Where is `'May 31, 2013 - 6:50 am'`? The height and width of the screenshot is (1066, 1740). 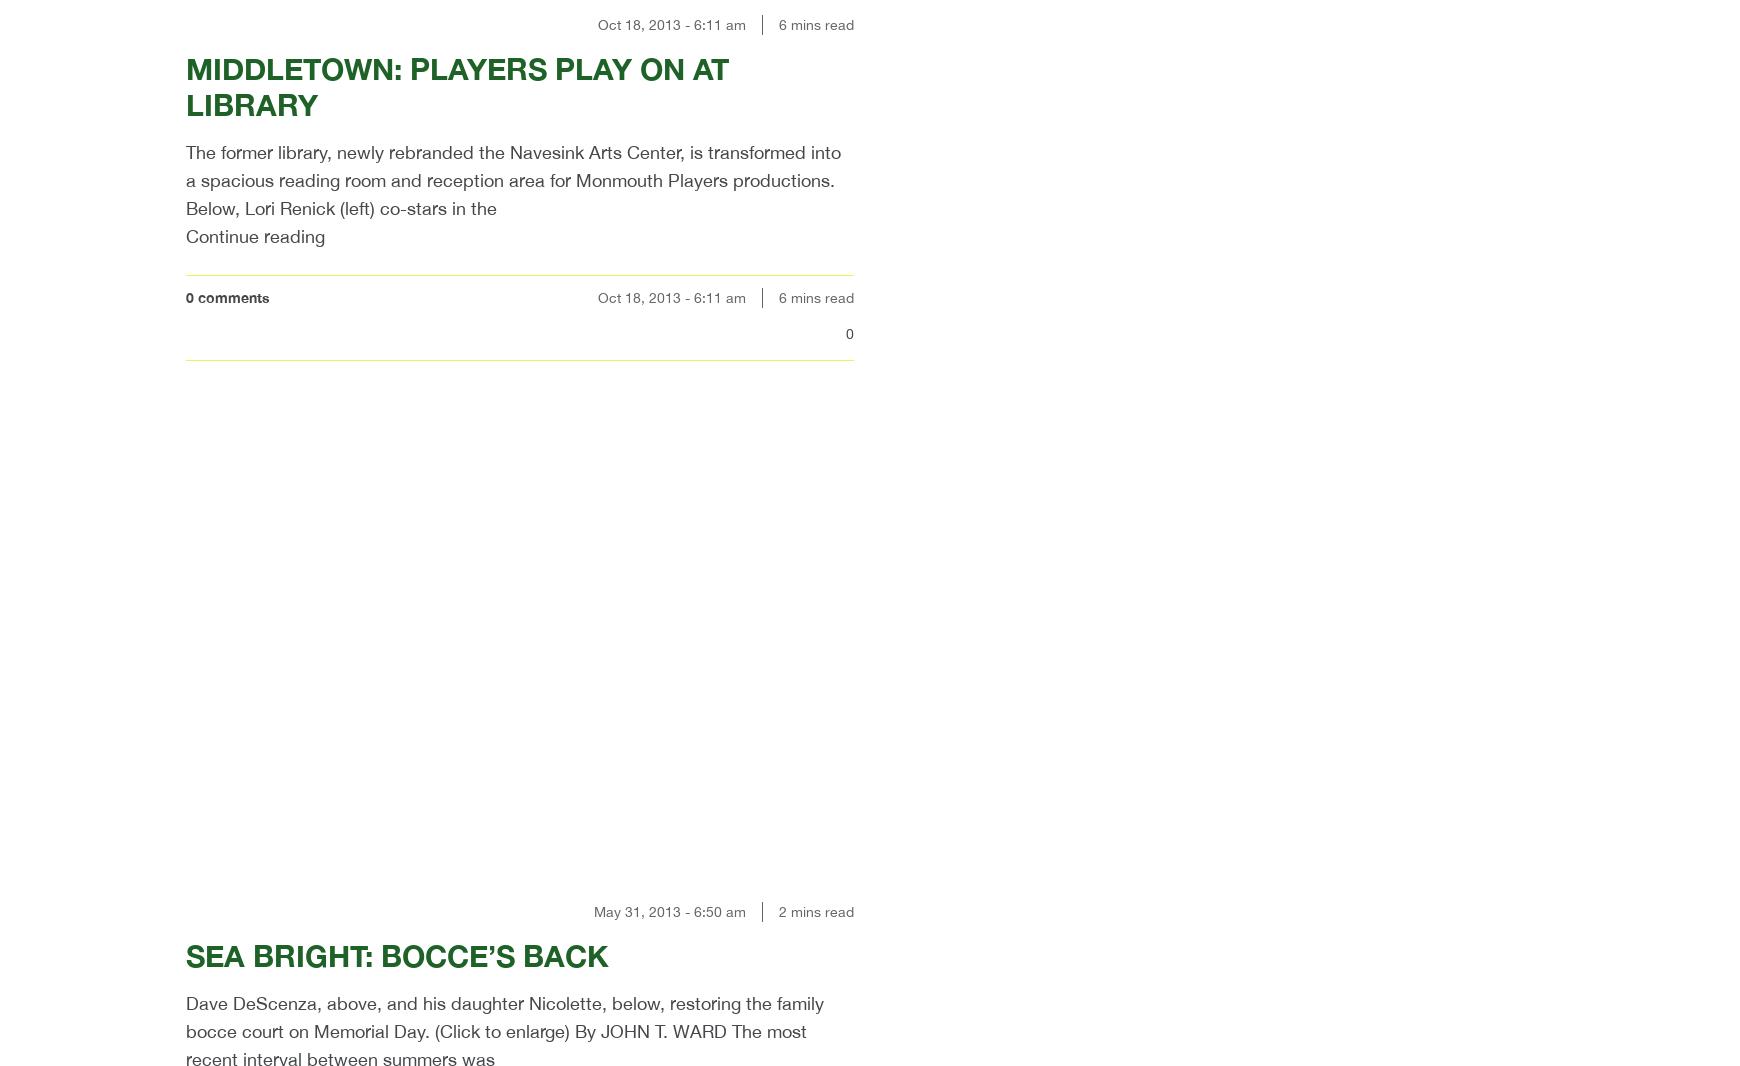
'May 31, 2013 - 6:50 am' is located at coordinates (670, 911).